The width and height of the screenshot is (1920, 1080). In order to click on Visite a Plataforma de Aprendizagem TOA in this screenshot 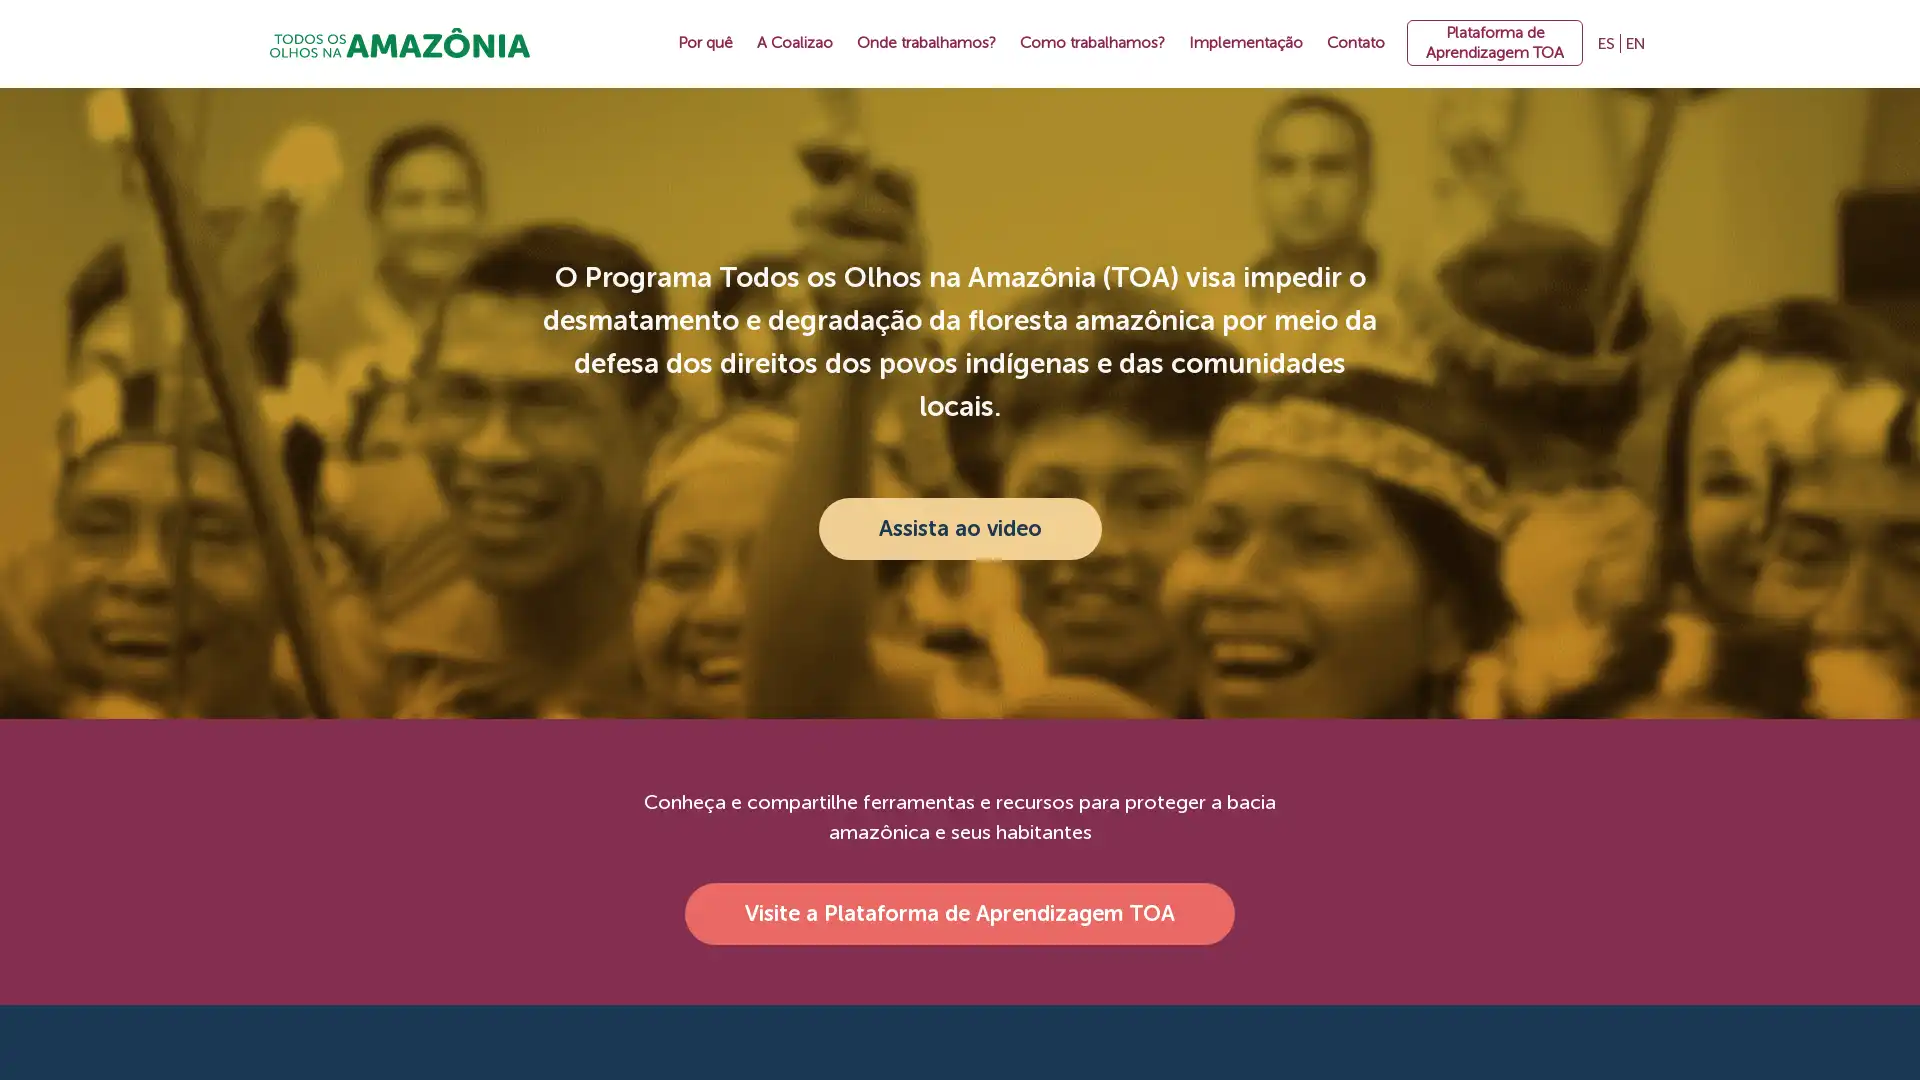, I will do `click(960, 914)`.